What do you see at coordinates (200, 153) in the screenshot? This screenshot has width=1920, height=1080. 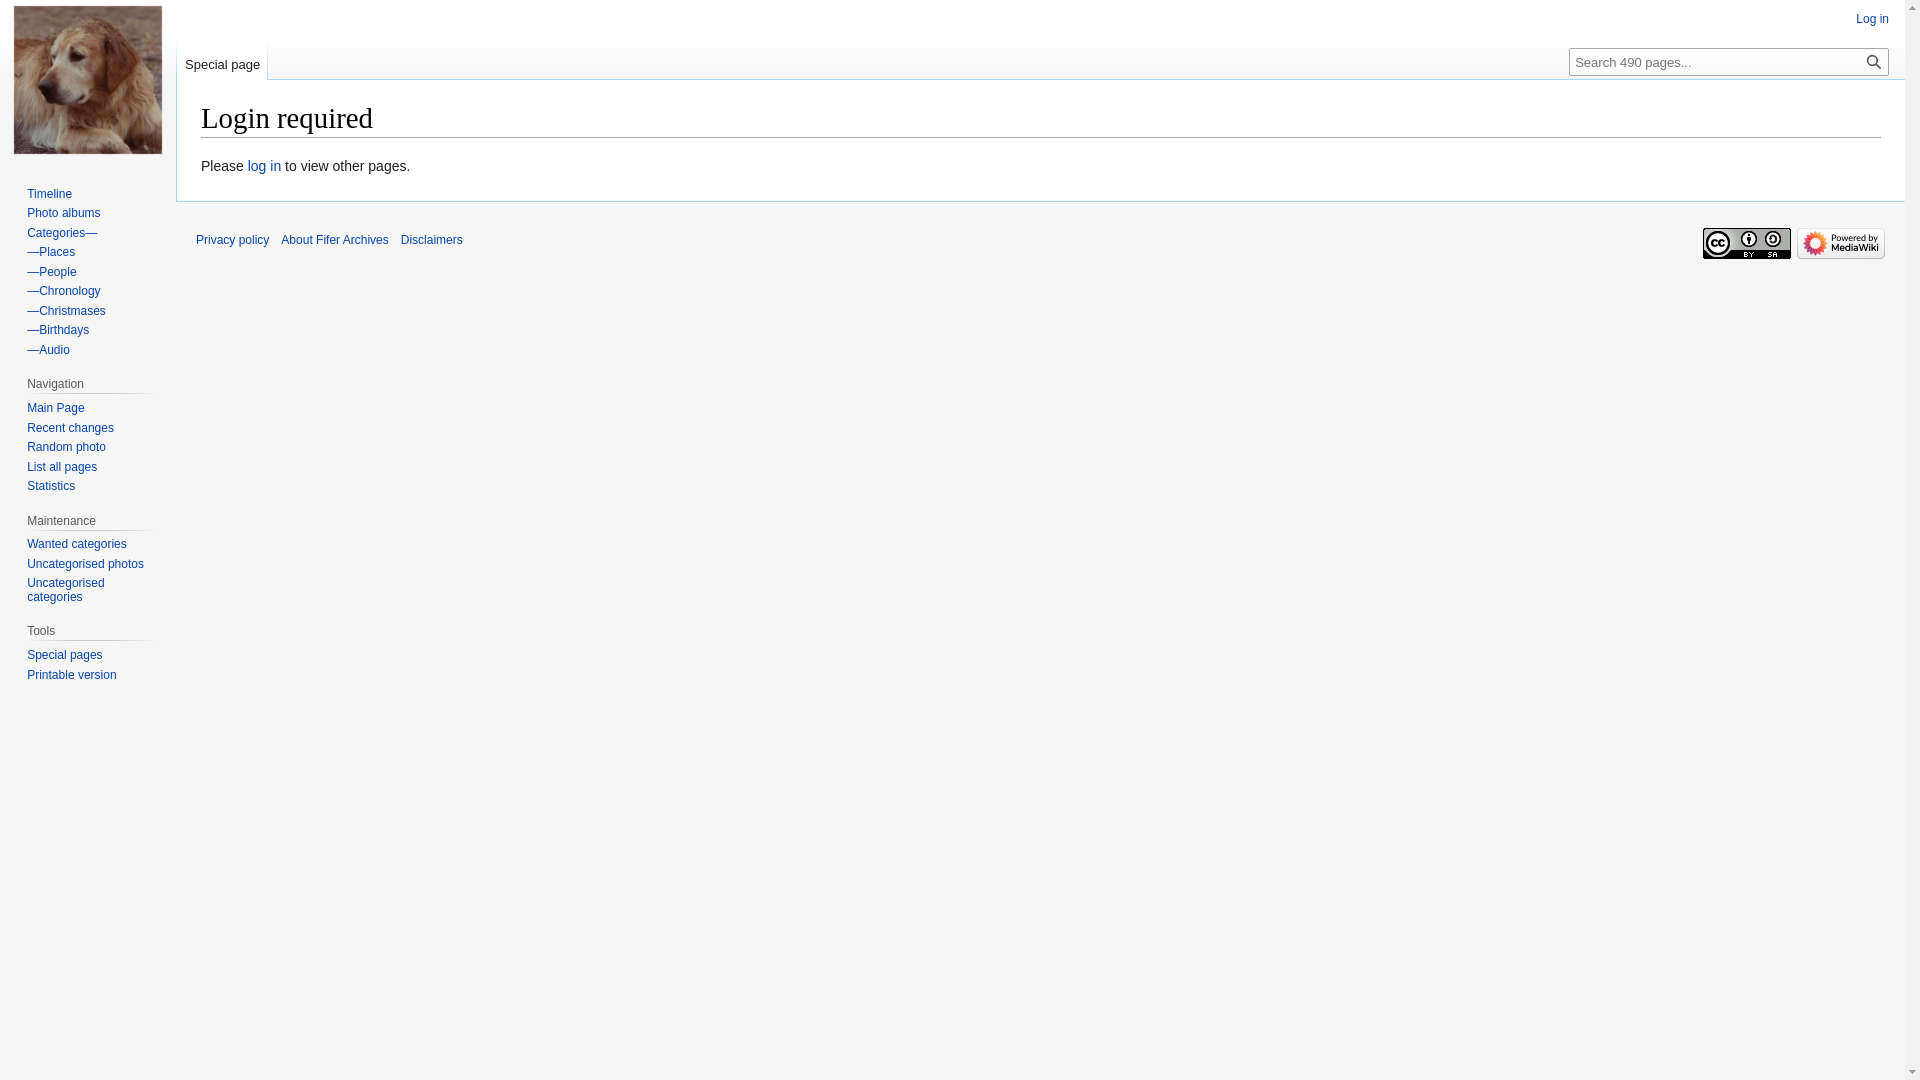 I see `'Jump to navigation'` at bounding box center [200, 153].